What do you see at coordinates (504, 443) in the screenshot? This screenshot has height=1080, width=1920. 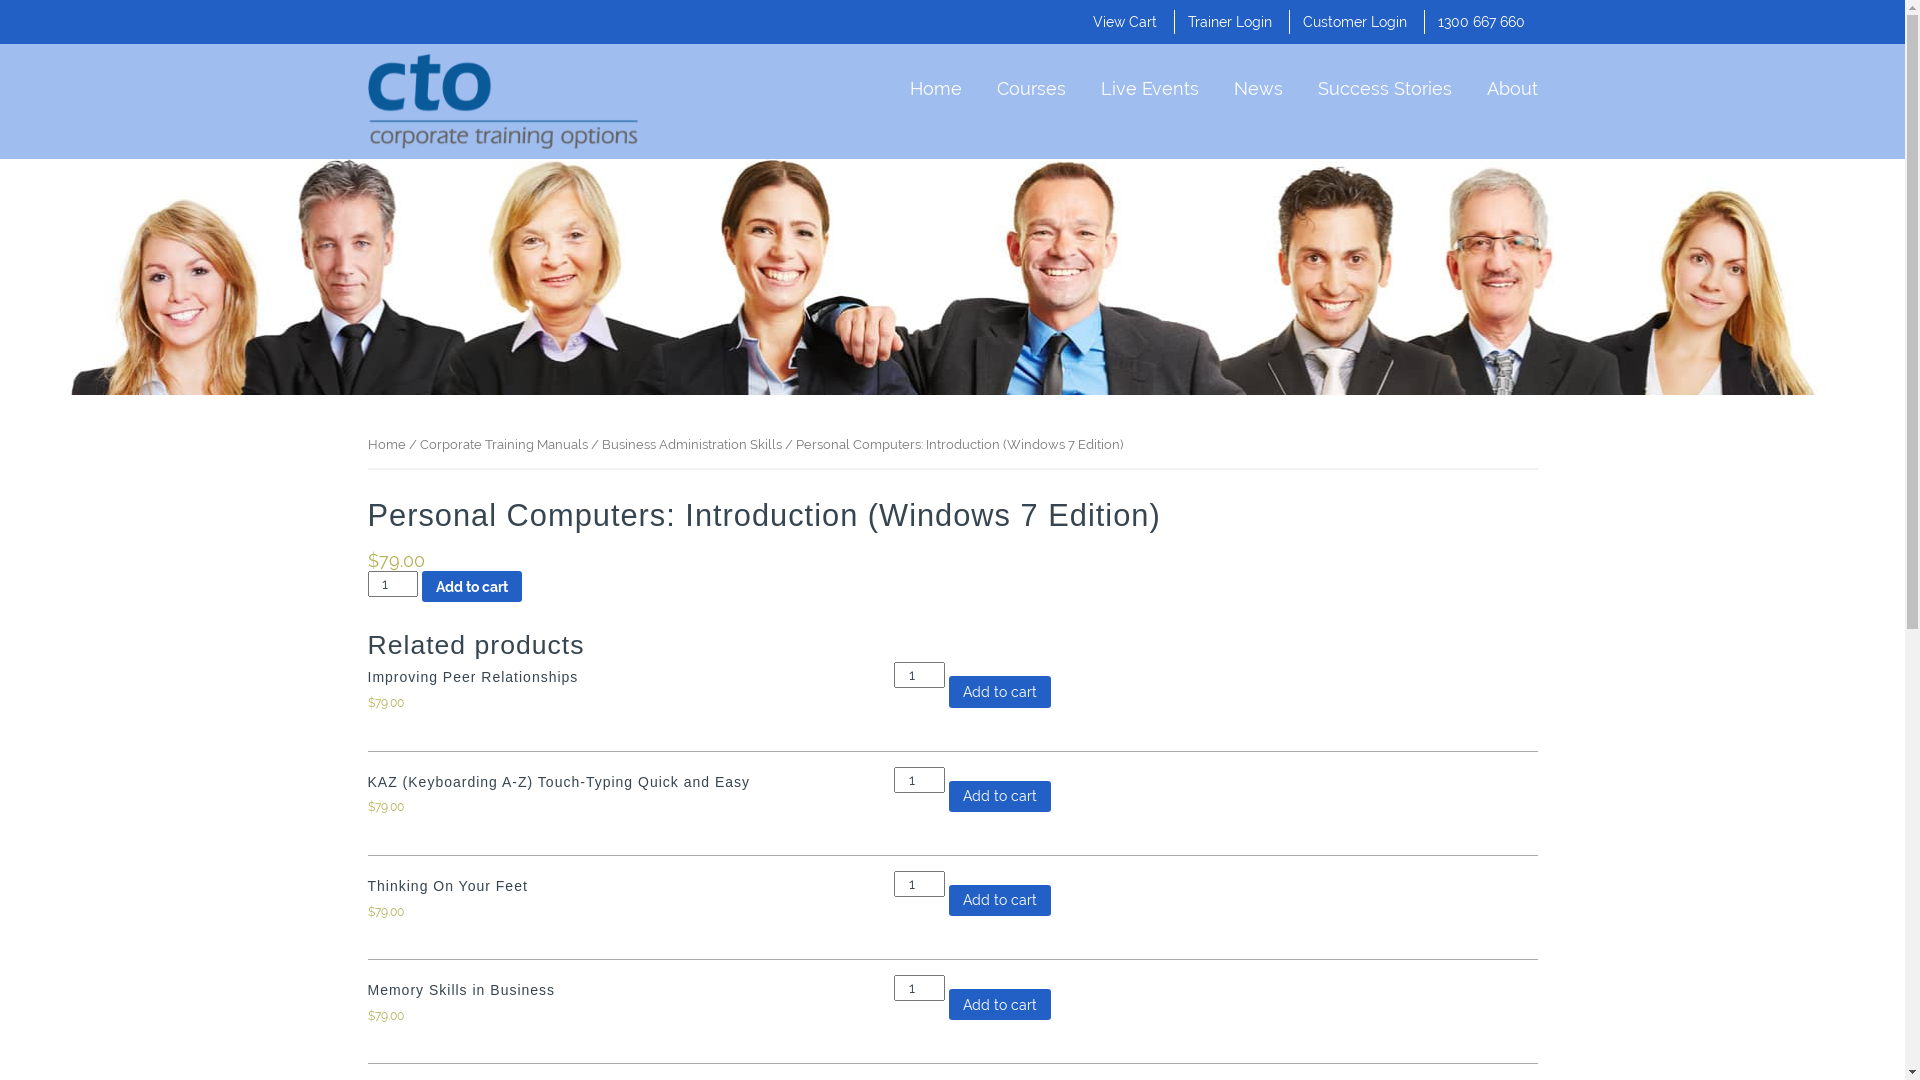 I see `'Corporate Training Manuals'` at bounding box center [504, 443].